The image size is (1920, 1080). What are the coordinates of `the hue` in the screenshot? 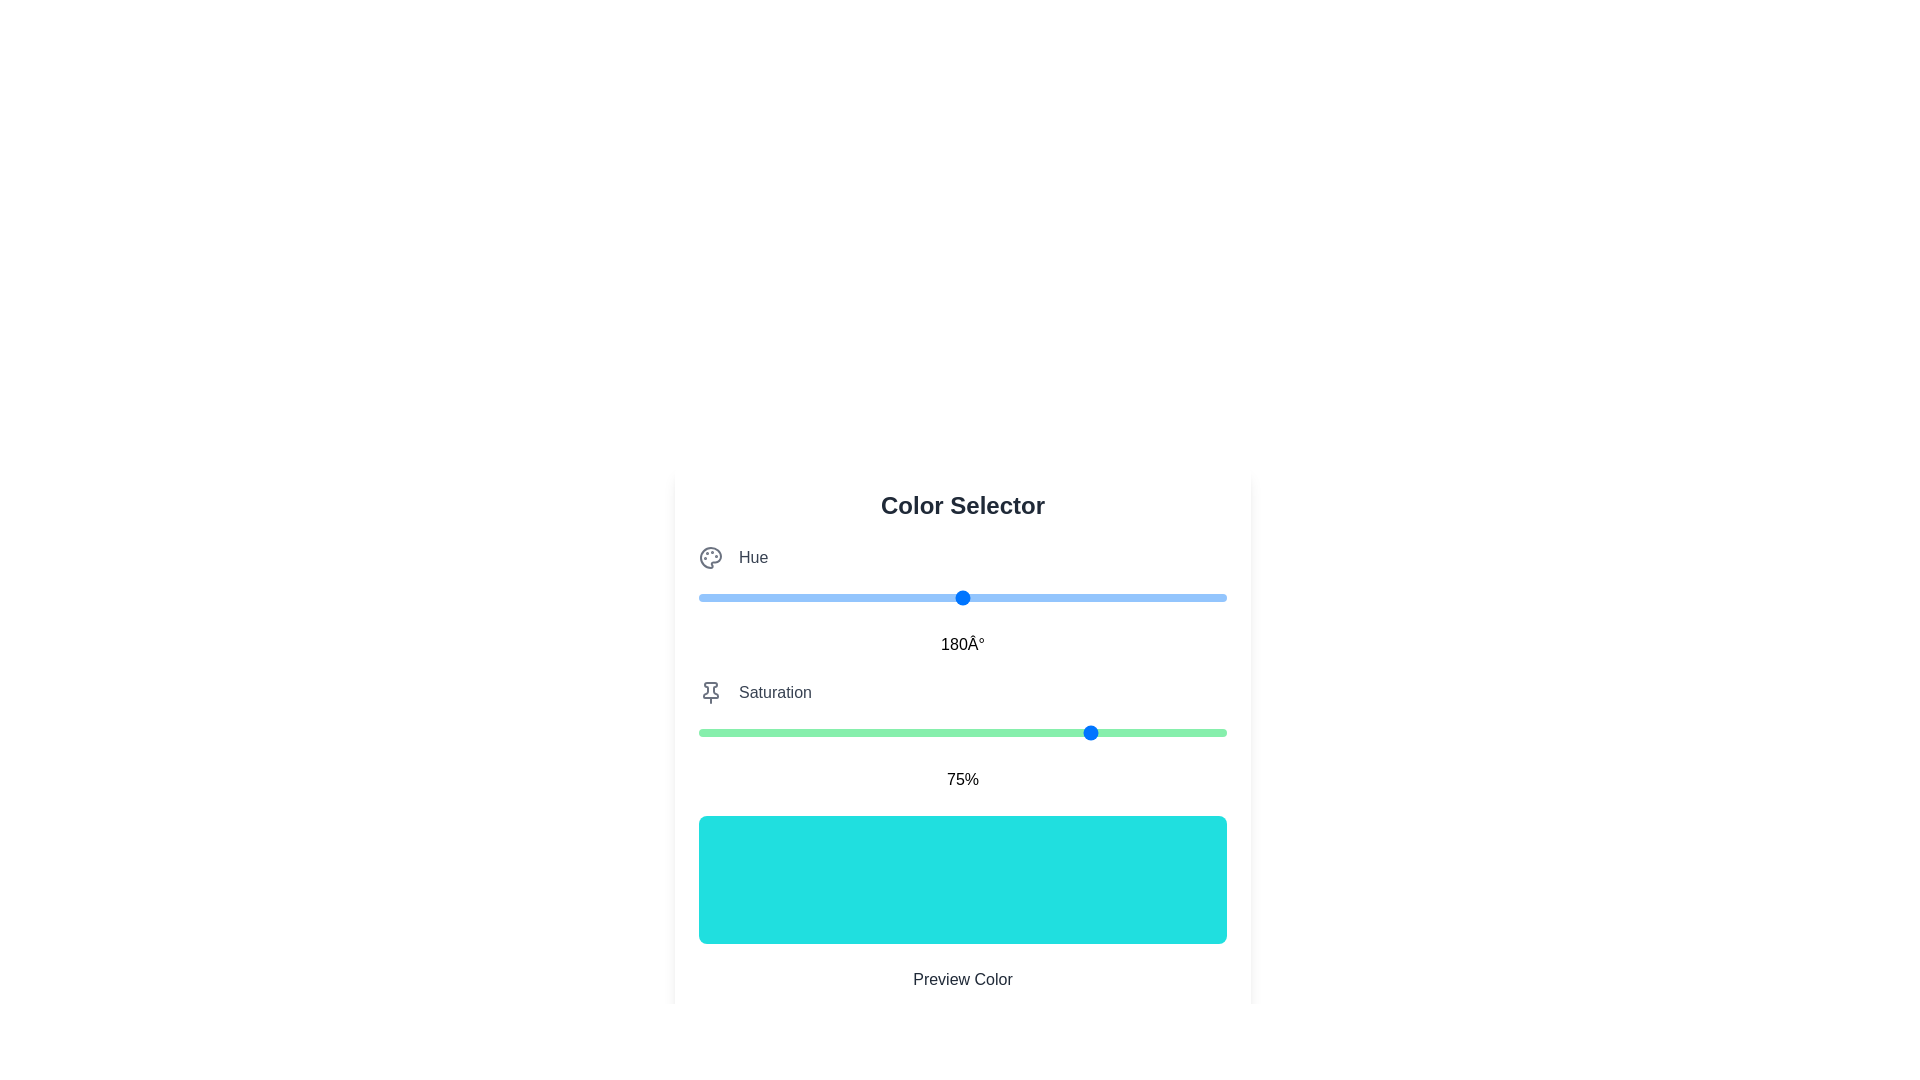 It's located at (957, 596).